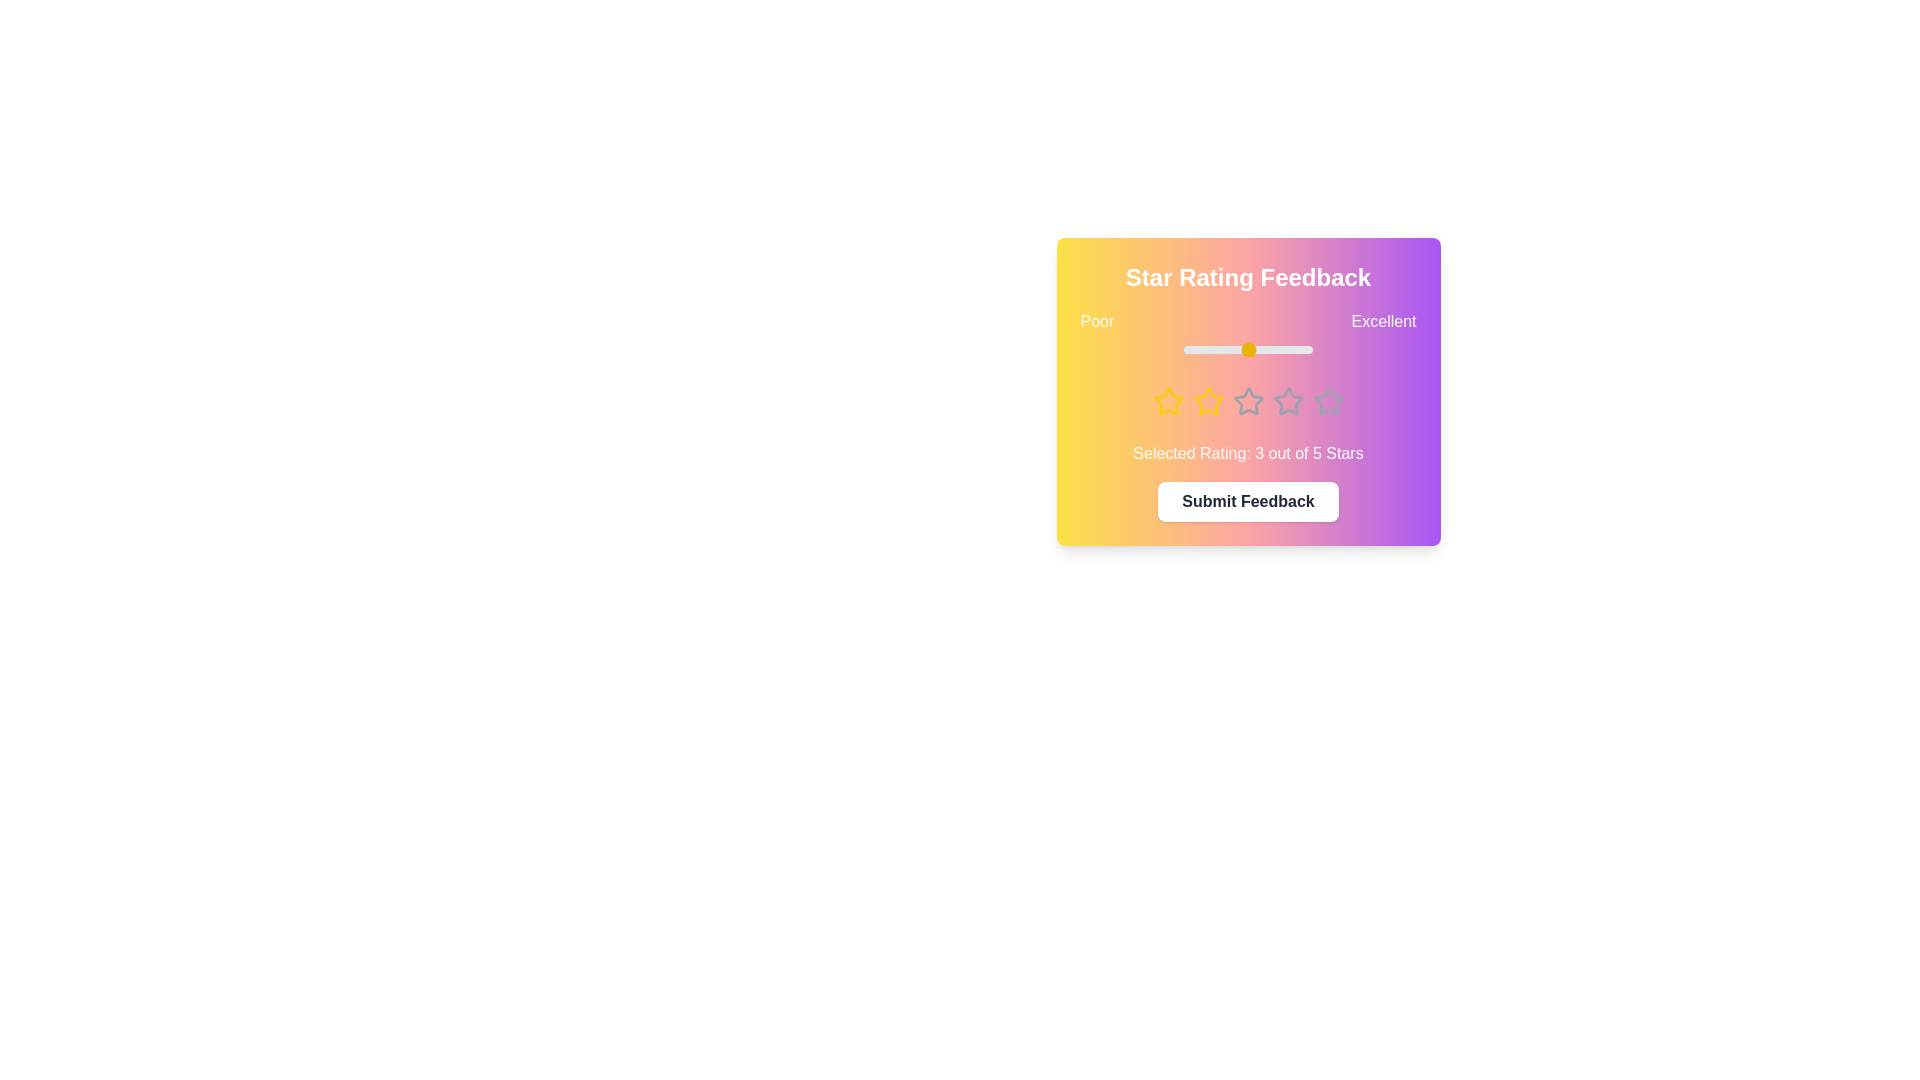 Image resolution: width=1920 pixels, height=1080 pixels. What do you see at coordinates (1168, 401) in the screenshot?
I see `the star corresponding to the desired rating 1` at bounding box center [1168, 401].